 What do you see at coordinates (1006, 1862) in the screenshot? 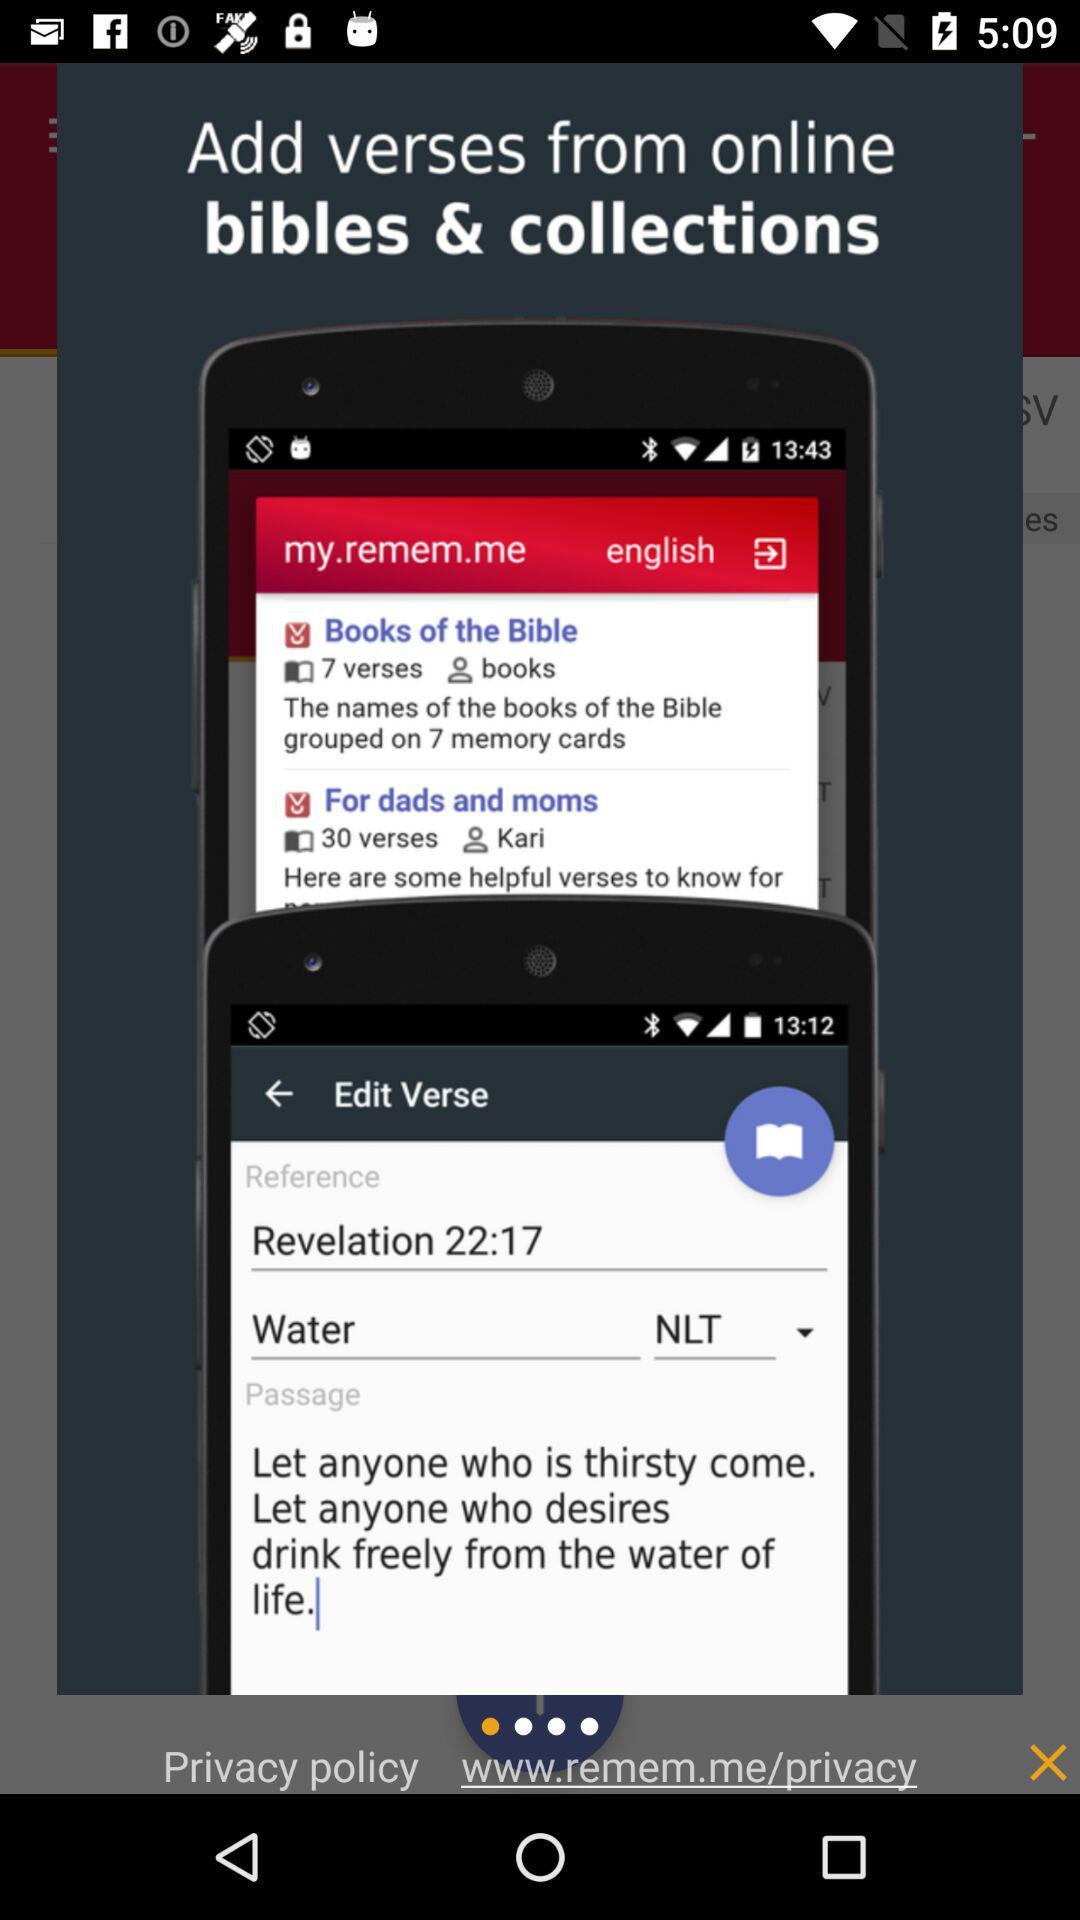
I see `the close icon` at bounding box center [1006, 1862].